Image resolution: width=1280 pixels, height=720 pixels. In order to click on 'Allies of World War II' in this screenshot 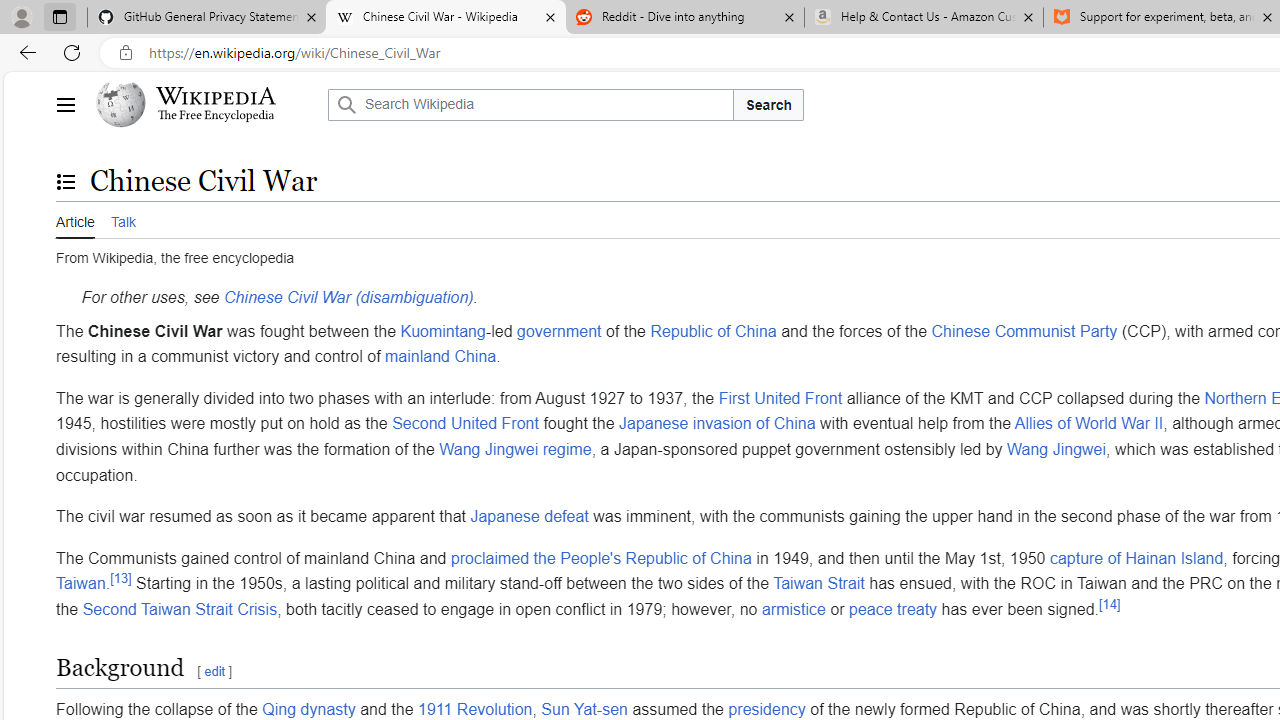, I will do `click(1087, 422)`.